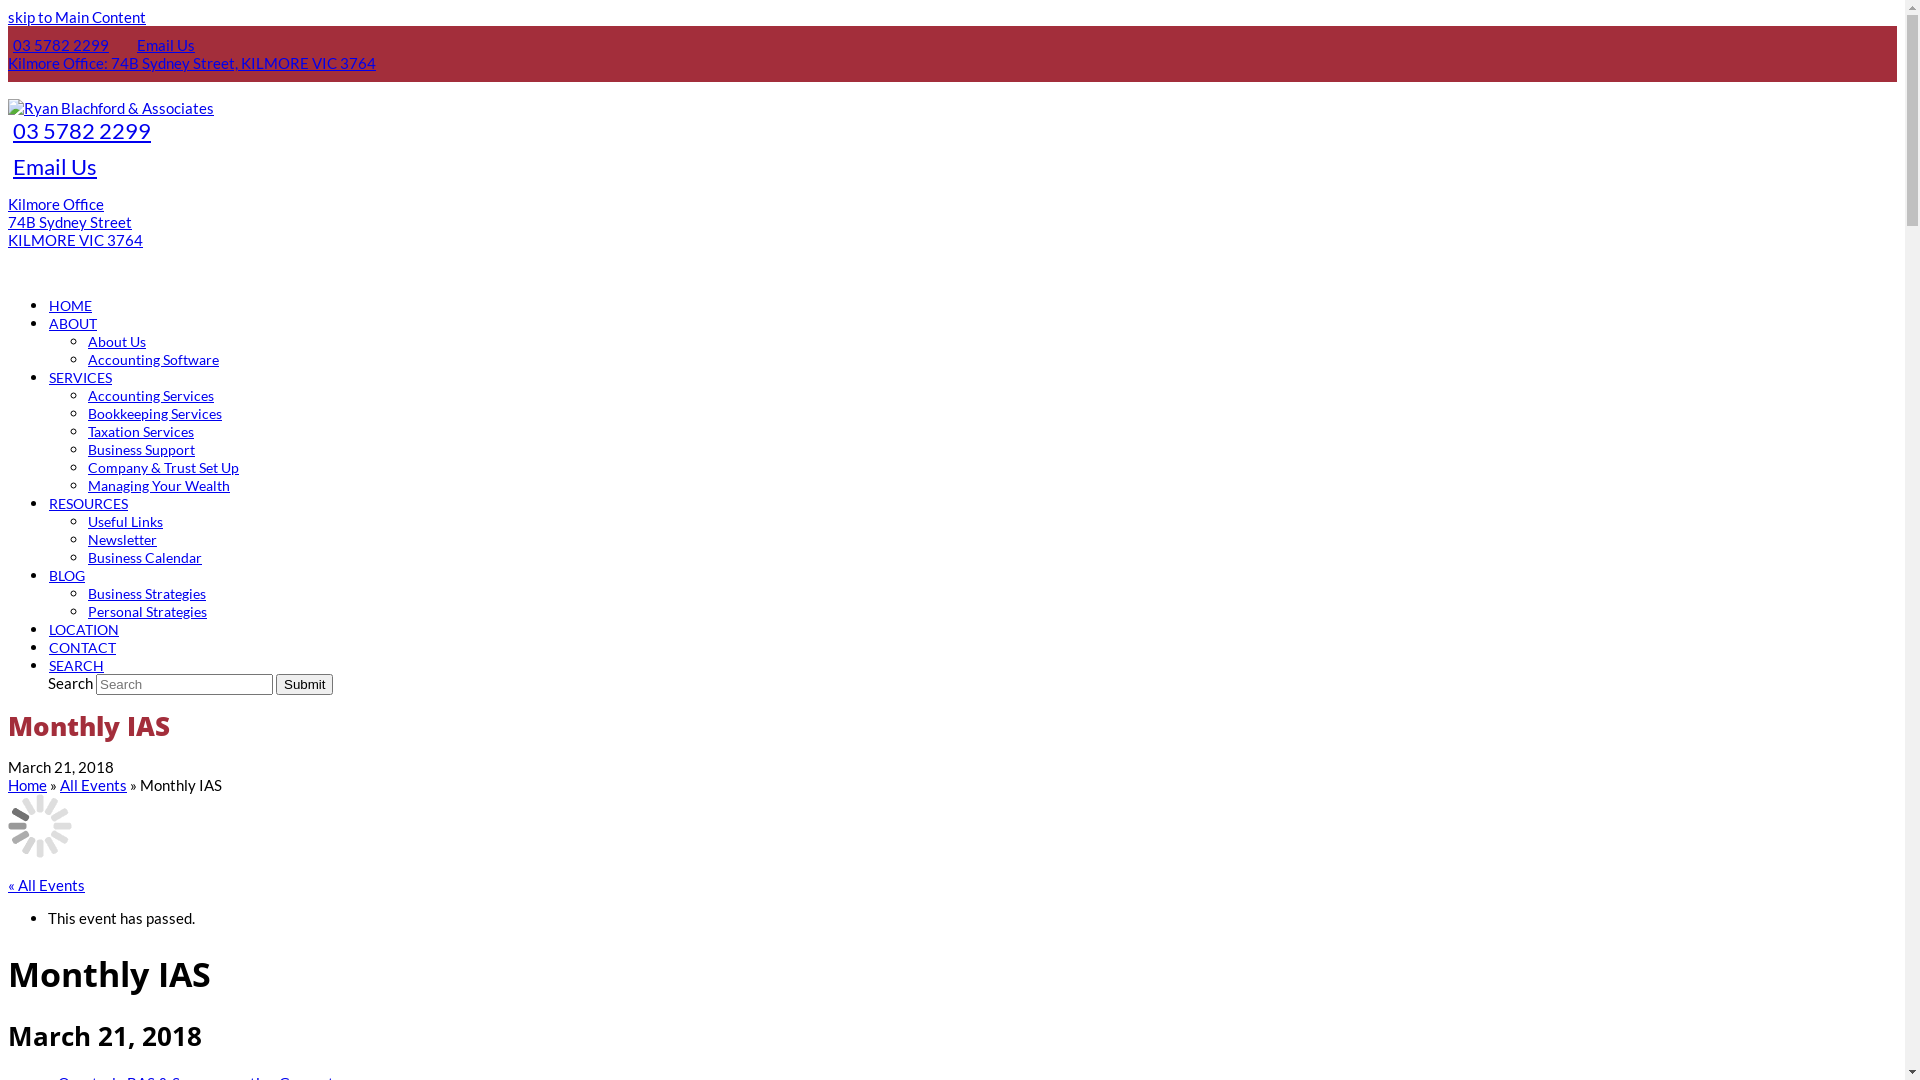 This screenshot has width=1920, height=1080. What do you see at coordinates (79, 130) in the screenshot?
I see `'03 5782 2299'` at bounding box center [79, 130].